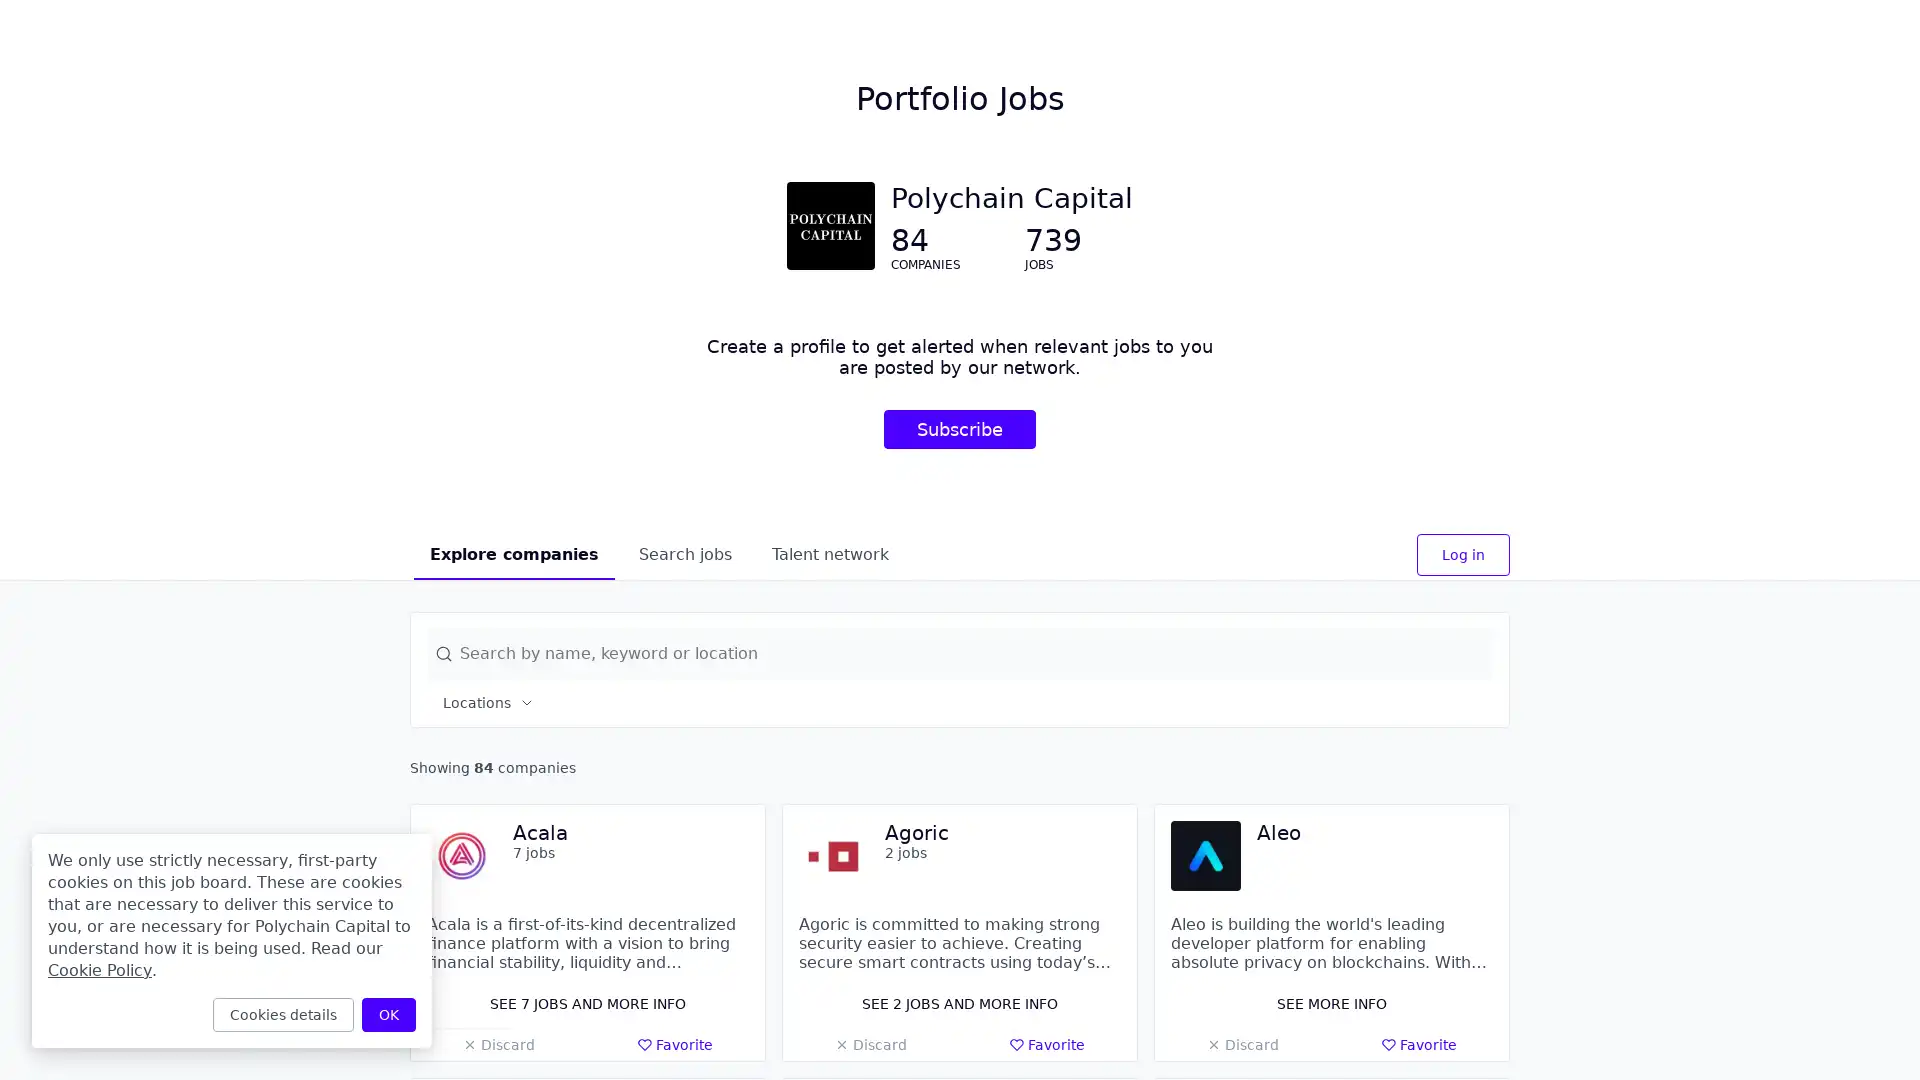  What do you see at coordinates (1241, 1044) in the screenshot?
I see `Discard` at bounding box center [1241, 1044].